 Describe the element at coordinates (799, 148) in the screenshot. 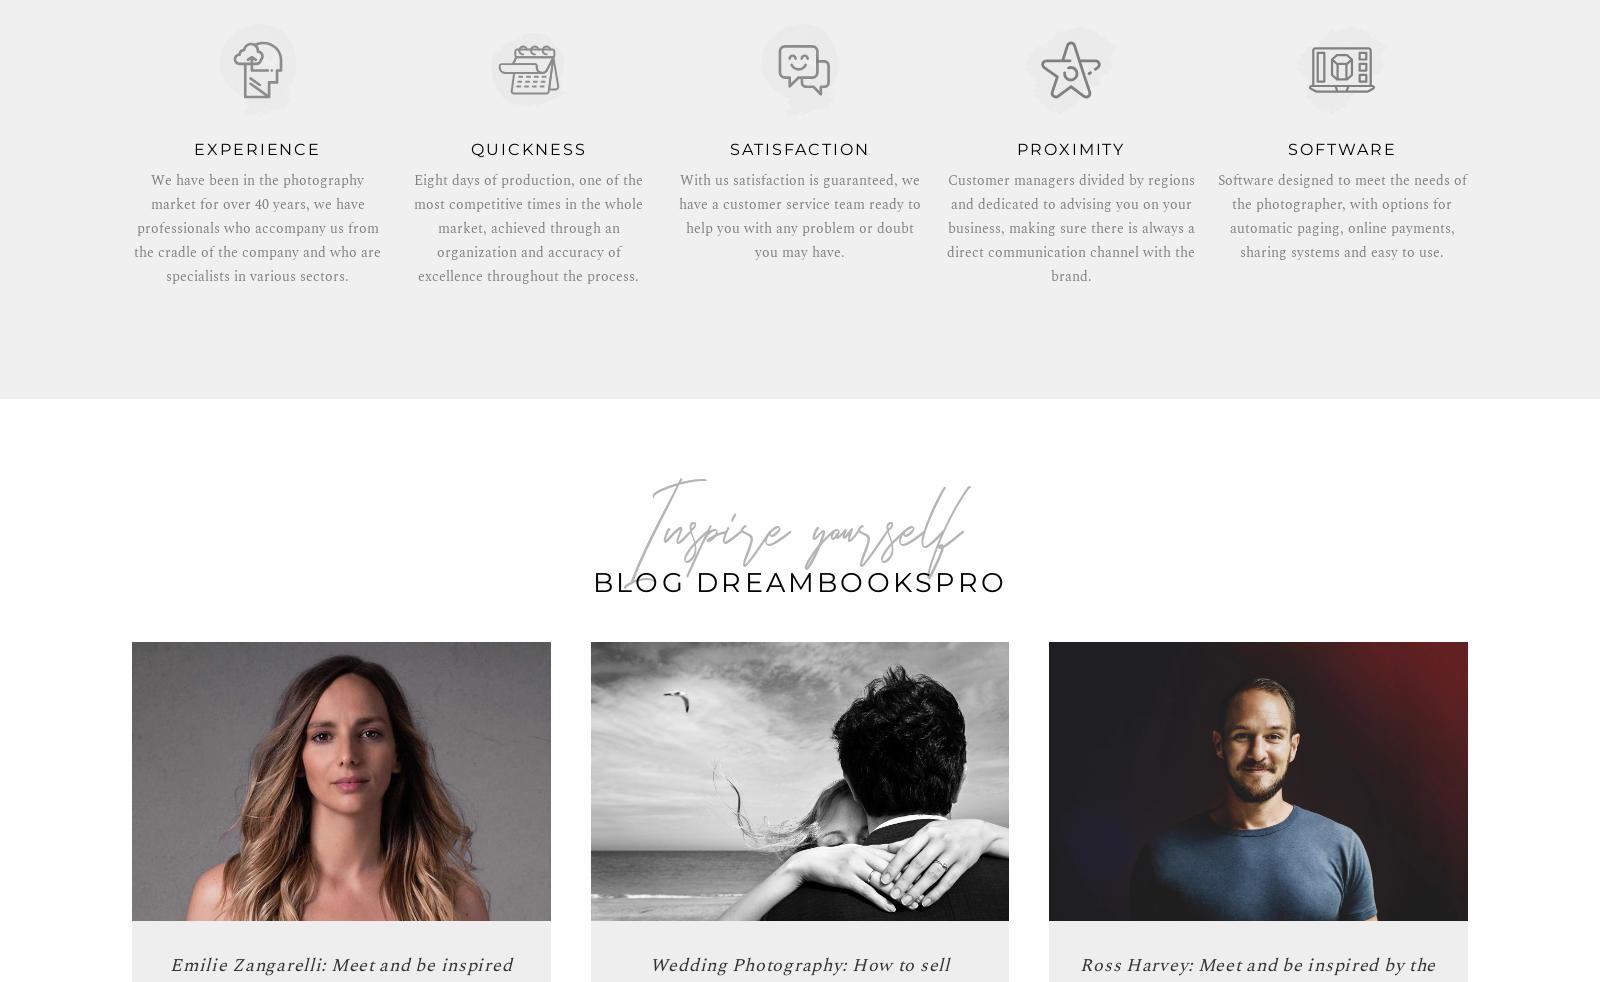

I see `'SATISFACTION'` at that location.